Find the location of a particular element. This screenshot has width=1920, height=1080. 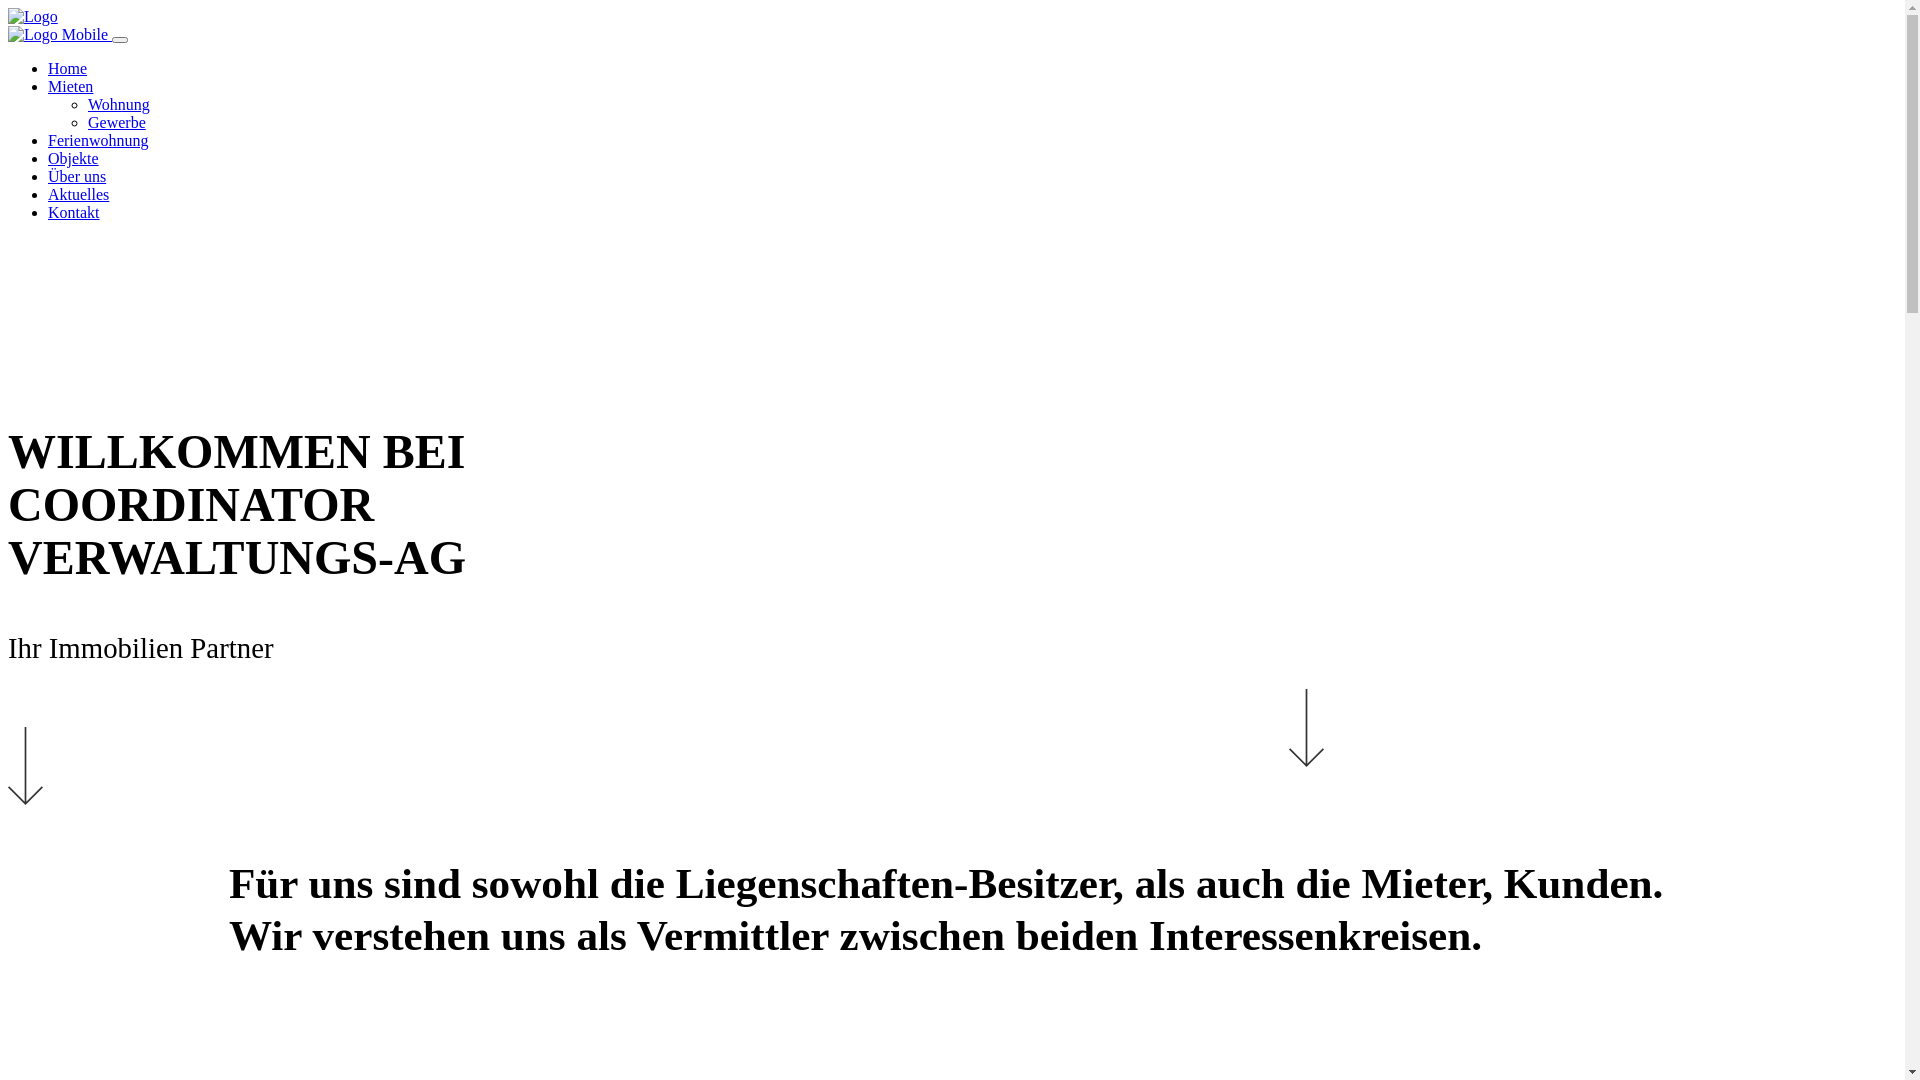

'Wohnung' is located at coordinates (118, 104).